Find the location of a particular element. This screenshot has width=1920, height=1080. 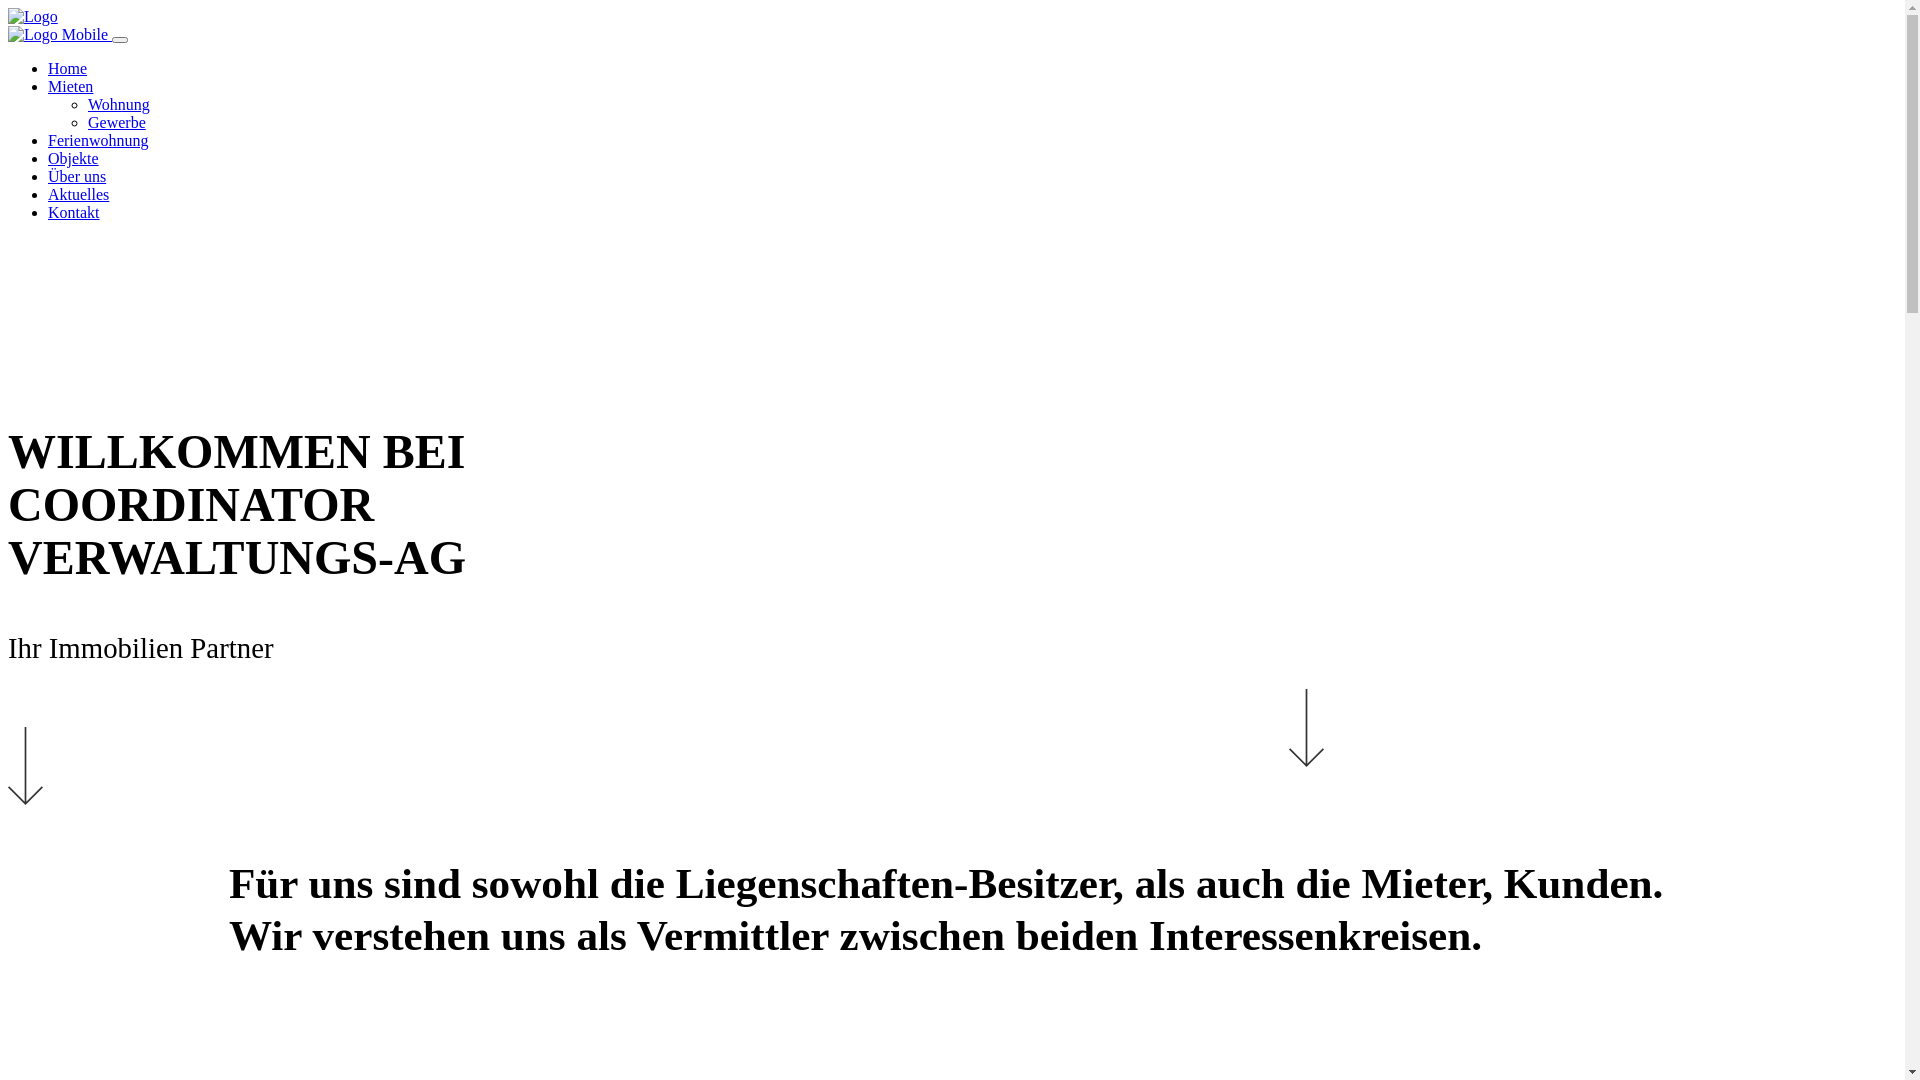

'Wohnung' is located at coordinates (118, 104).